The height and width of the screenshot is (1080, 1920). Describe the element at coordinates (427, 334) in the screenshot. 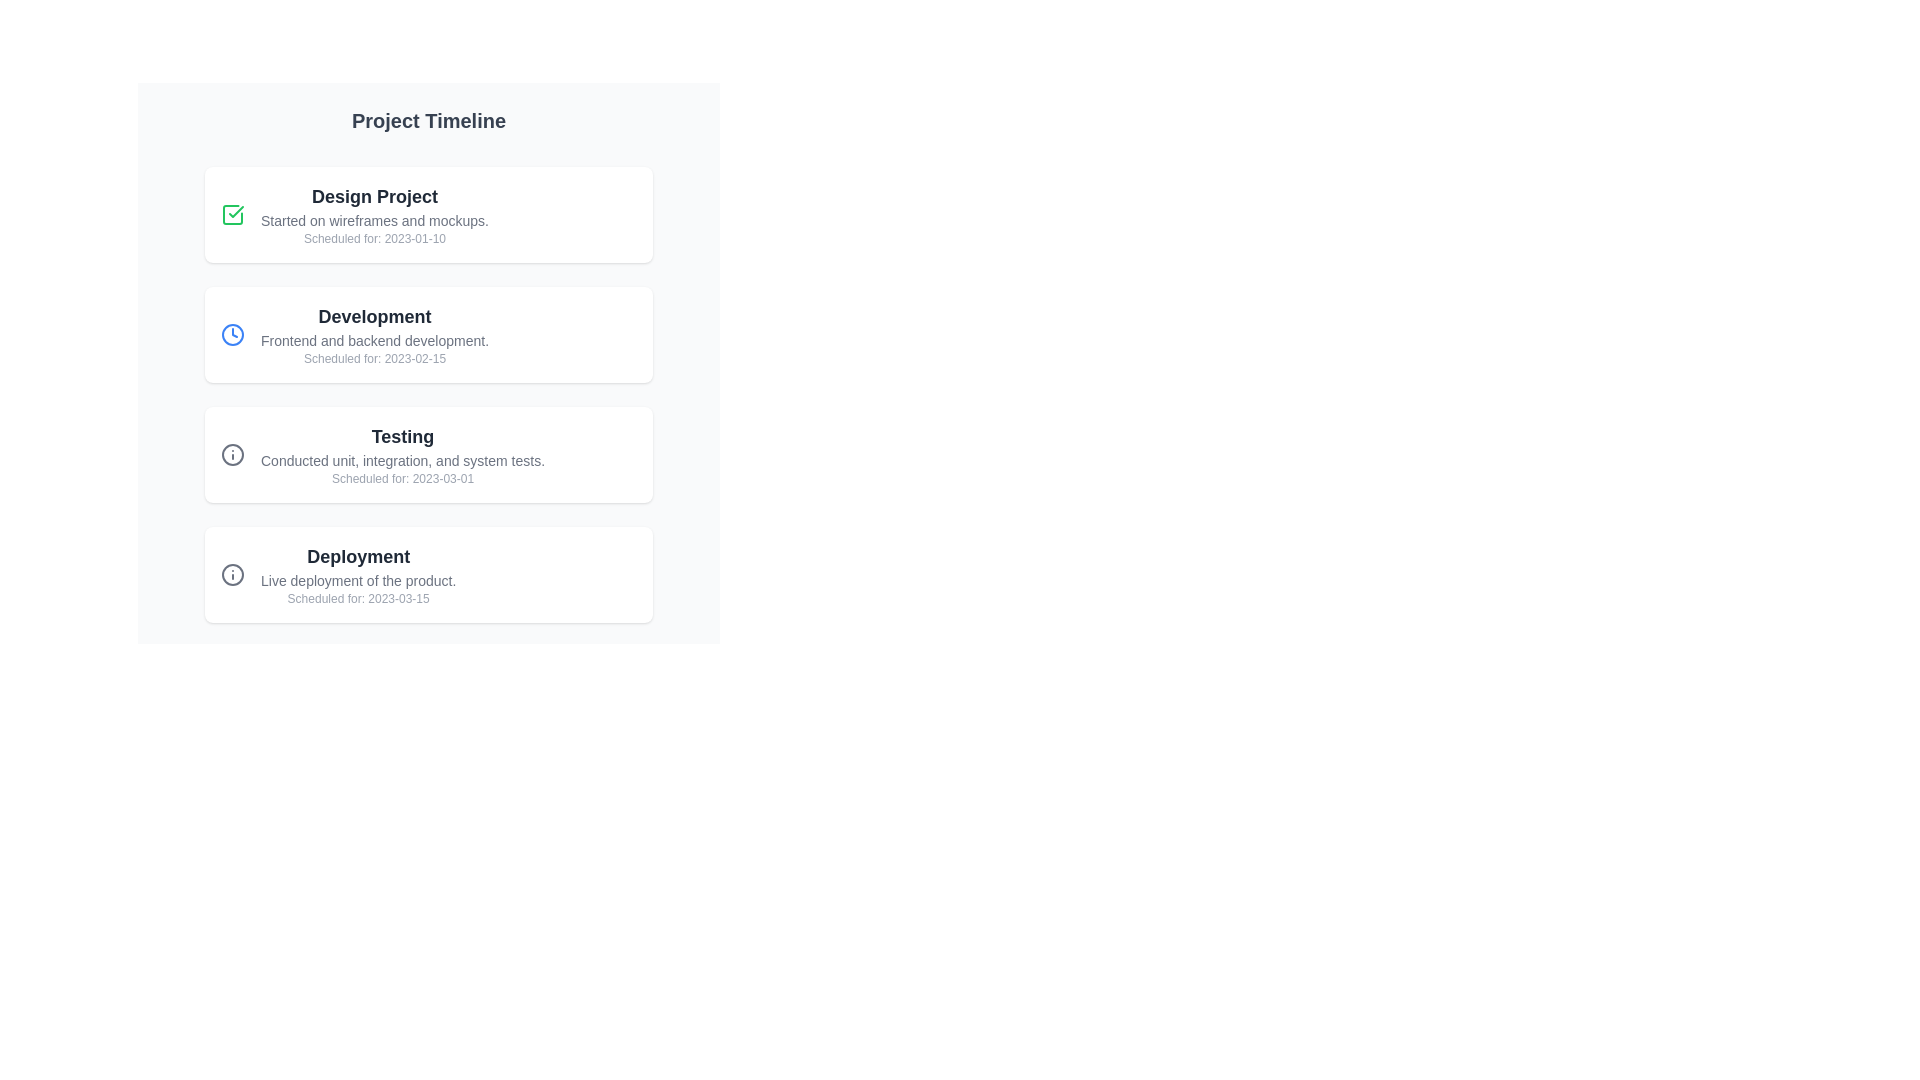

I see `the 'Development' phase card, which is the second card in the vertical list of project stages, located below 'Design Project' and above 'Testing'` at that location.